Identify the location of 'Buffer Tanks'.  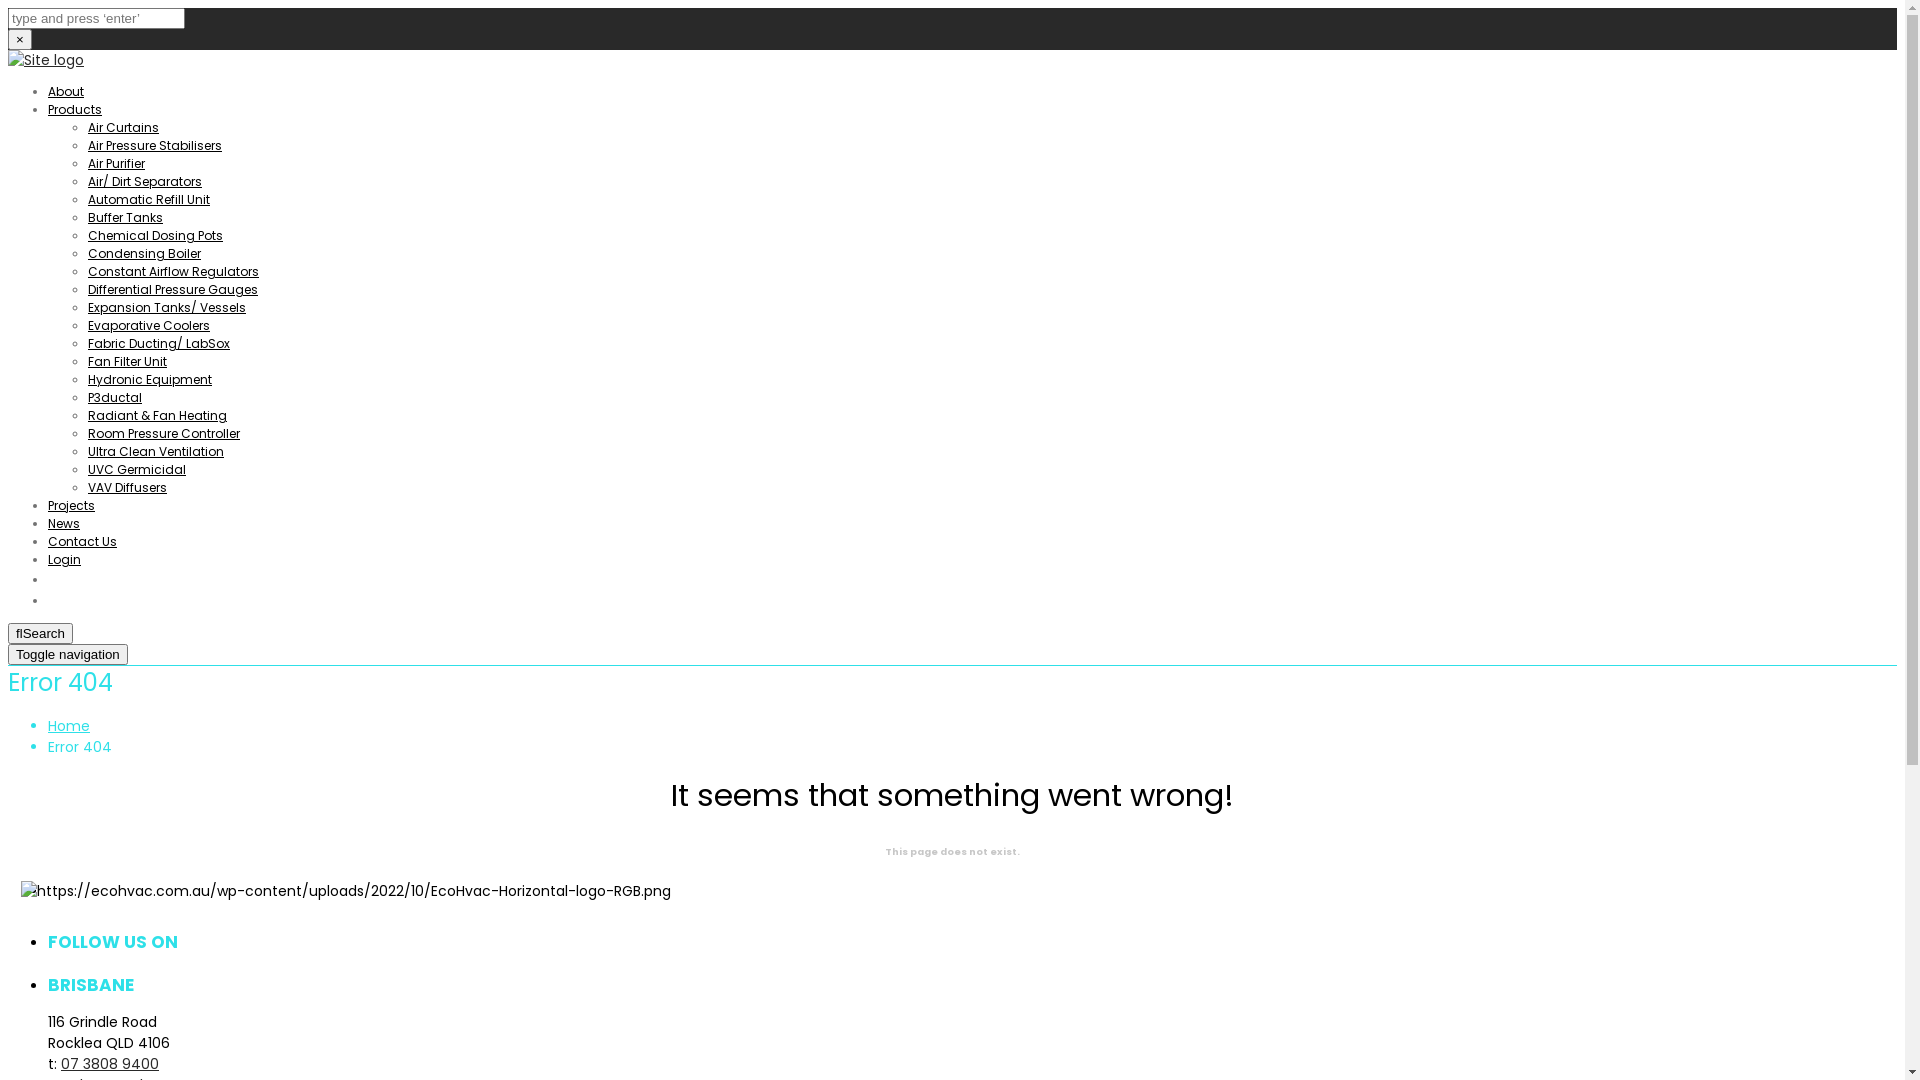
(124, 217).